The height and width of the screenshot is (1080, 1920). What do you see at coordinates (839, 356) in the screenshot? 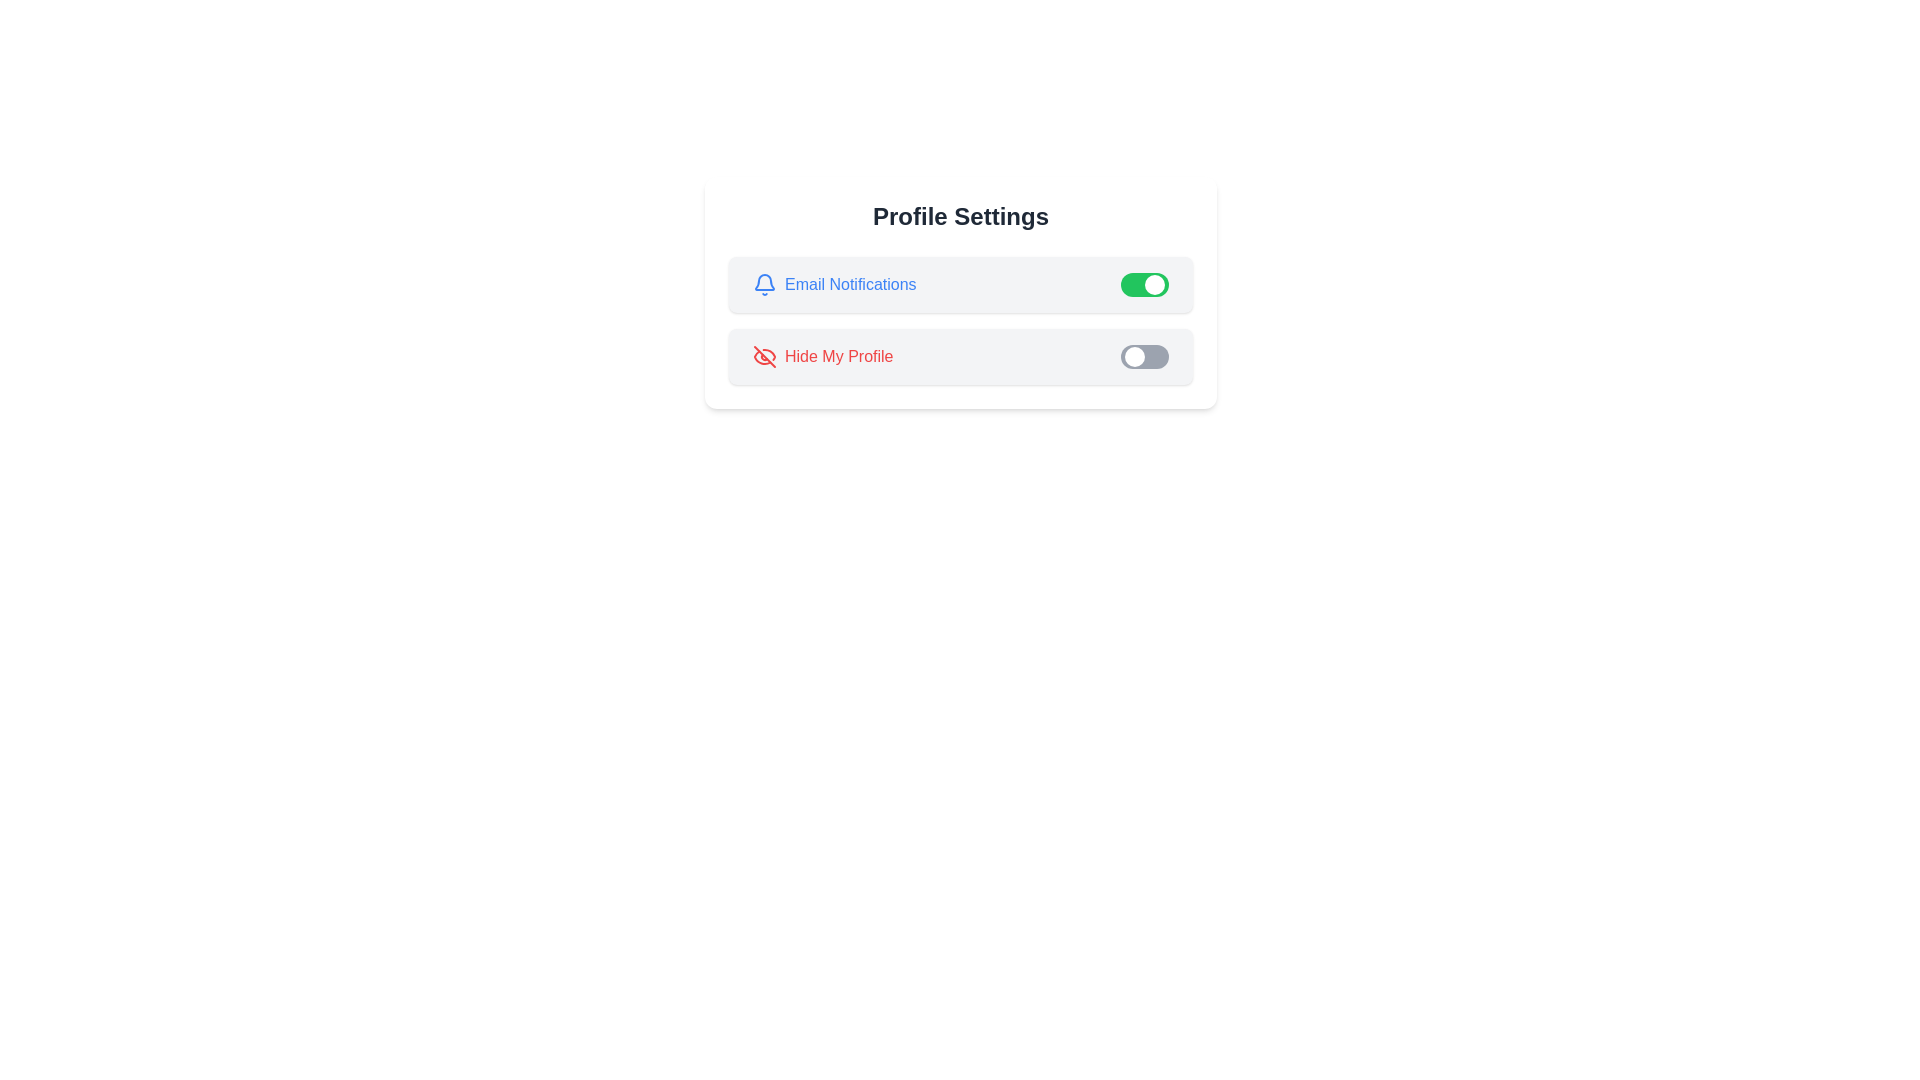
I see `the text label indicating the functionality related to hiding the user's profile, positioned in the lower part of the 'Profile Settings' section, directly to the right of an eye icon` at bounding box center [839, 356].